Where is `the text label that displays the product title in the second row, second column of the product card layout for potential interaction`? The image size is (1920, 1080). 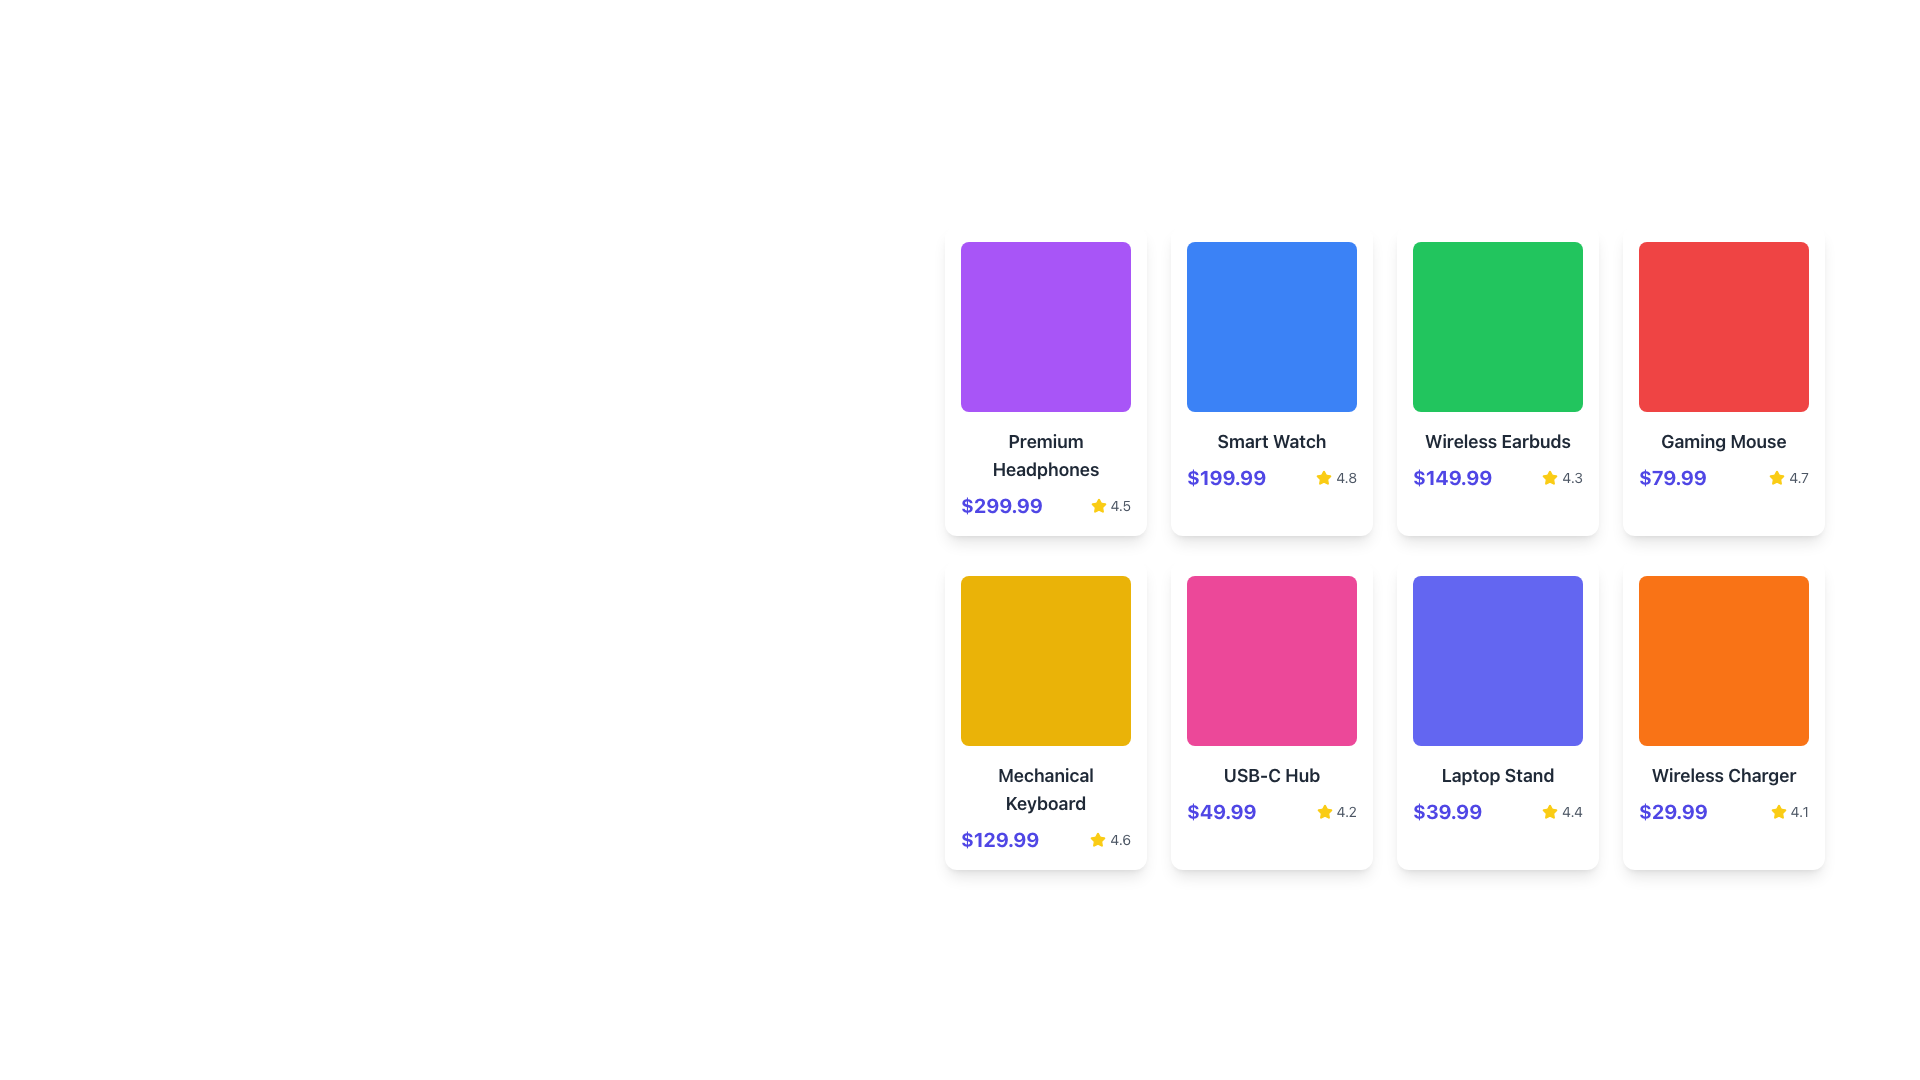
the text label that displays the product title in the second row, second column of the product card layout for potential interaction is located at coordinates (1271, 774).